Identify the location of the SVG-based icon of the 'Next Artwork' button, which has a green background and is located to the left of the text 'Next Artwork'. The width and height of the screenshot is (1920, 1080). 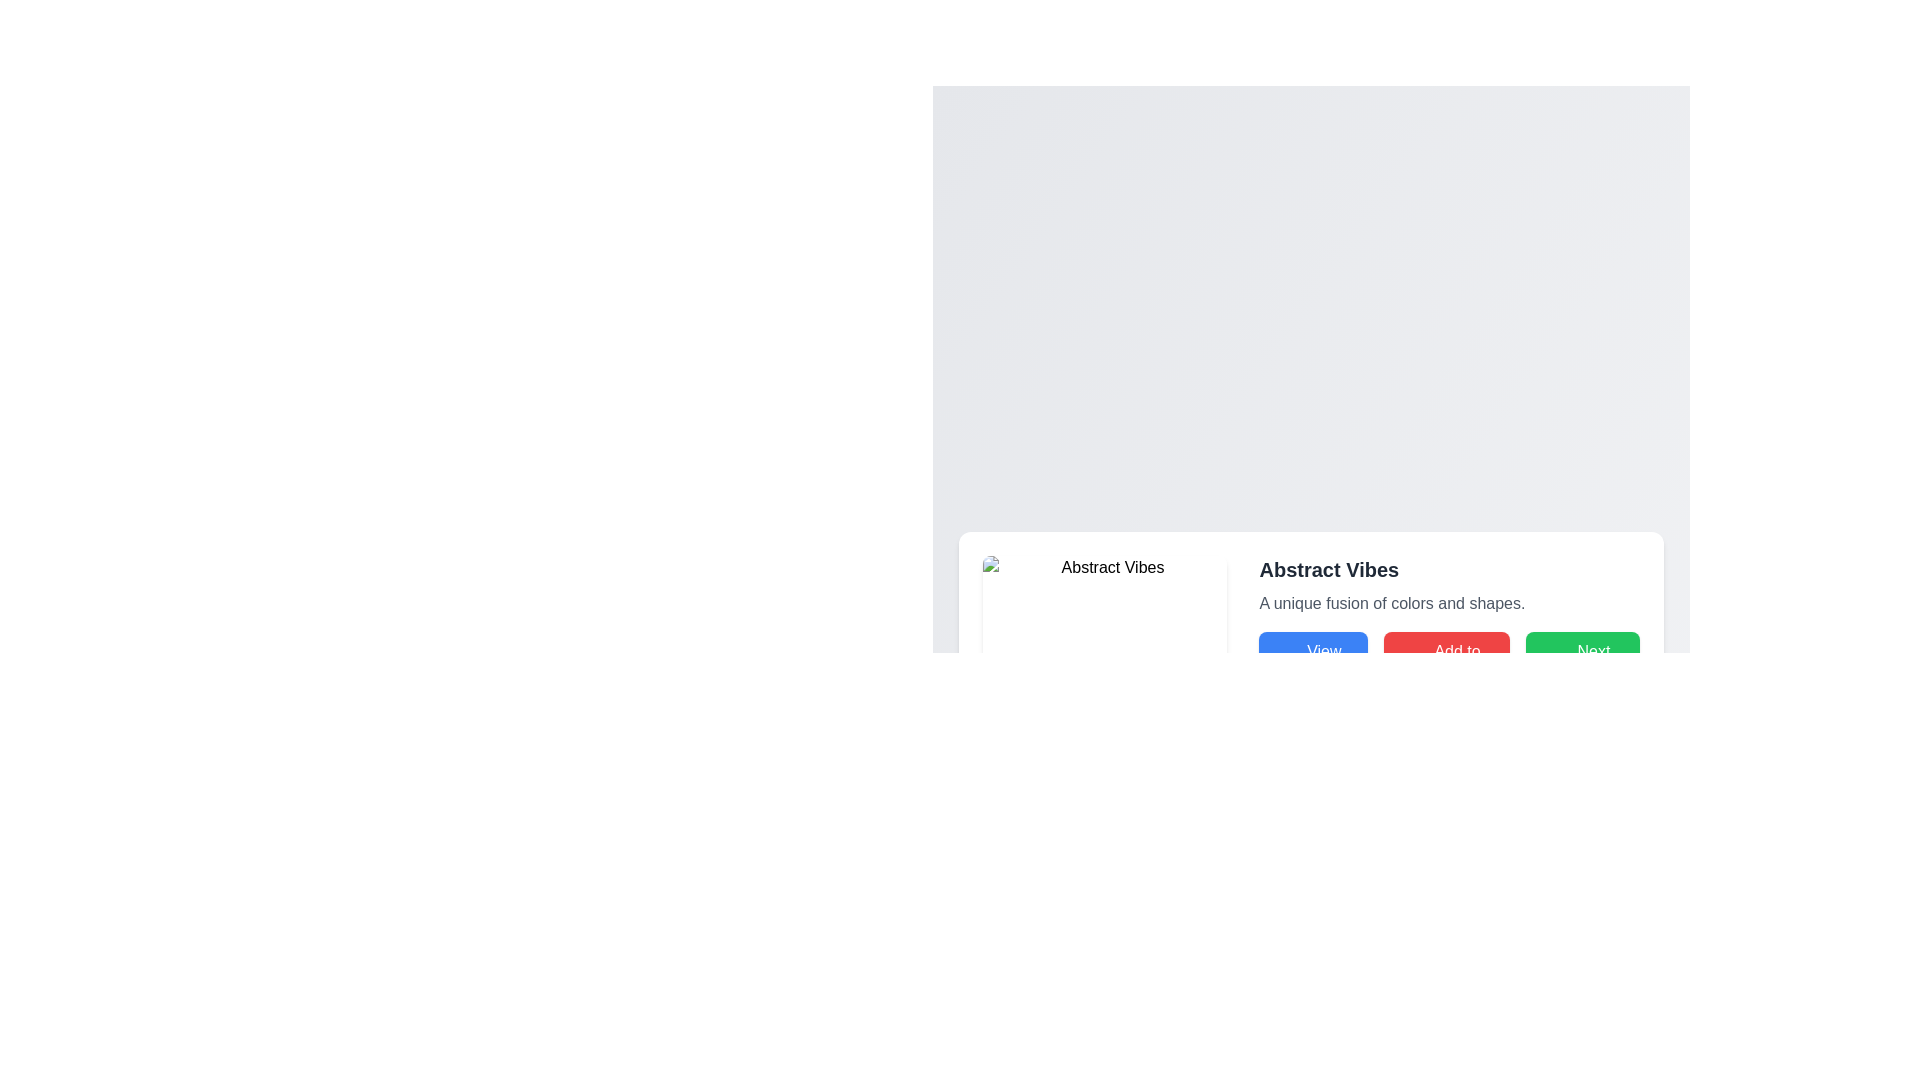
(1547, 663).